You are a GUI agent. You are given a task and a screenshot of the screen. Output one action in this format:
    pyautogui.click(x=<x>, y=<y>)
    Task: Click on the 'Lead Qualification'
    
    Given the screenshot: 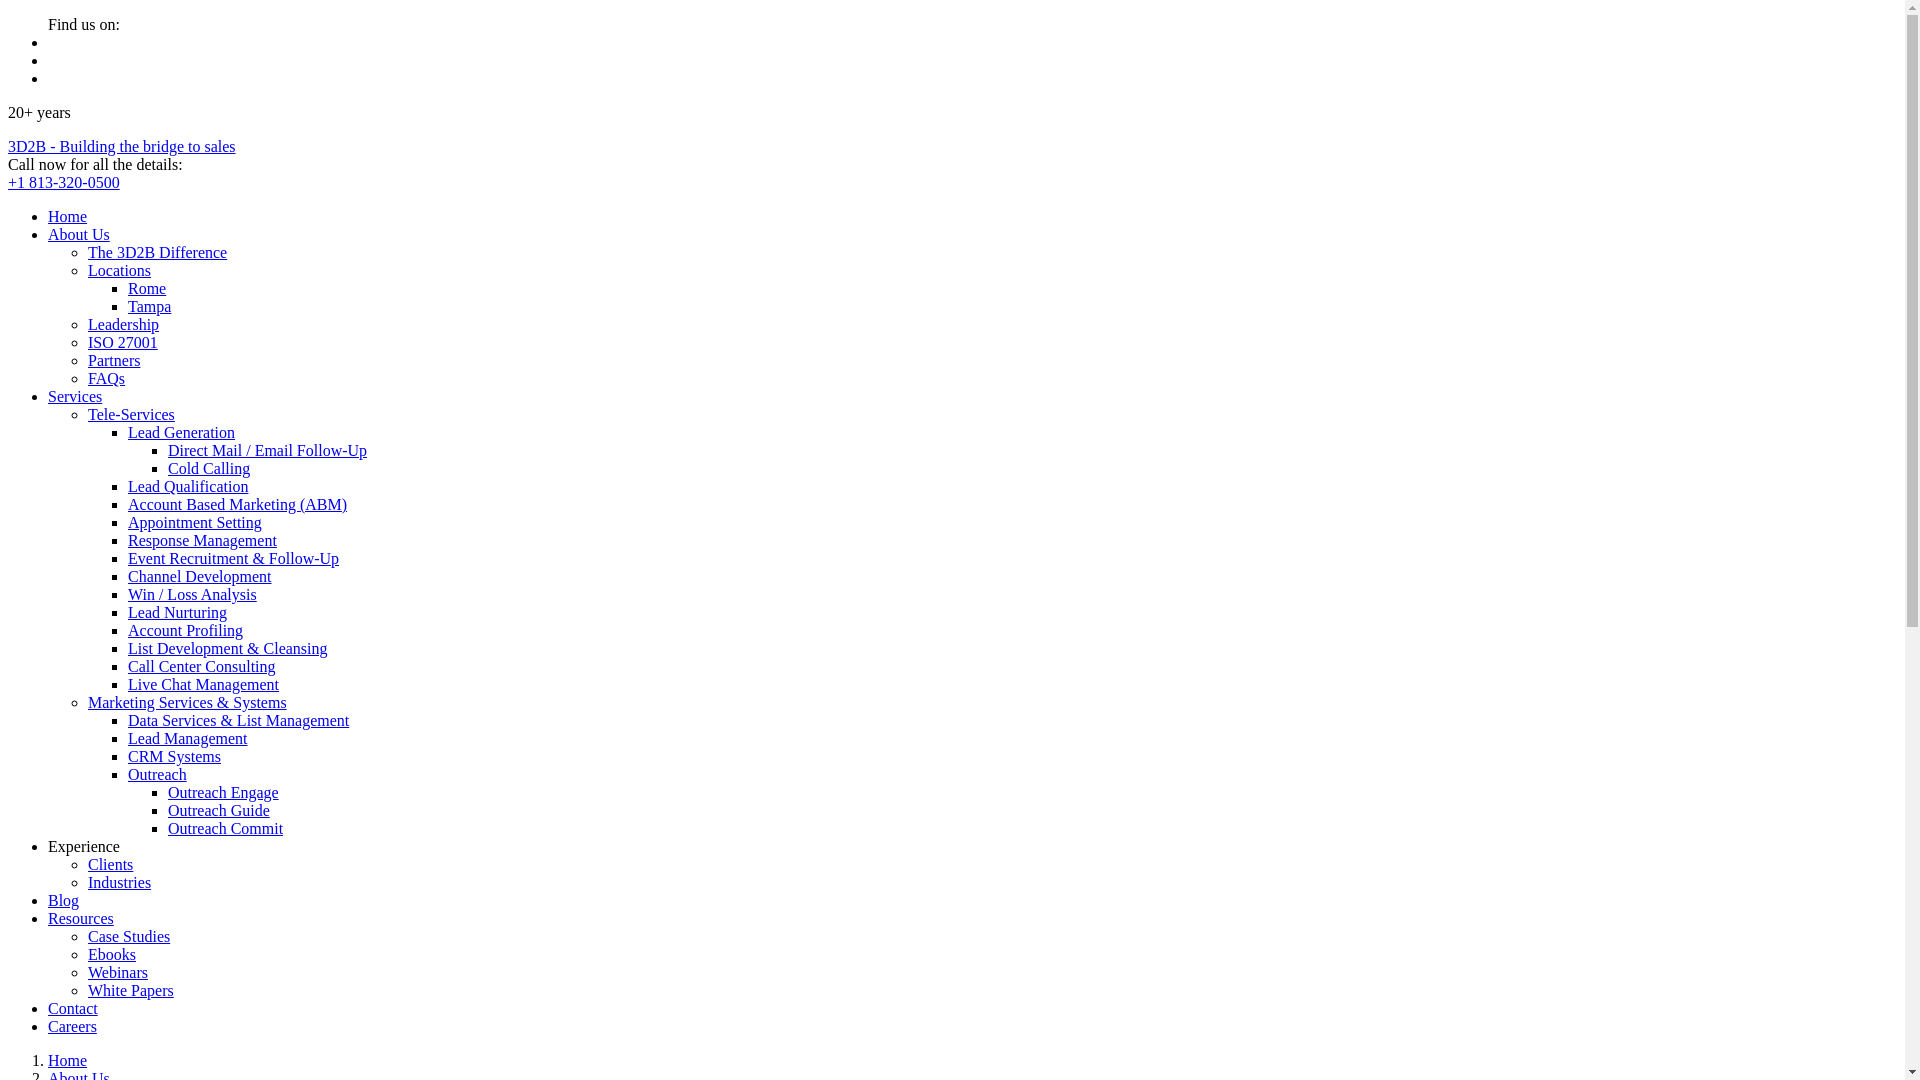 What is the action you would take?
    pyautogui.click(x=127, y=486)
    